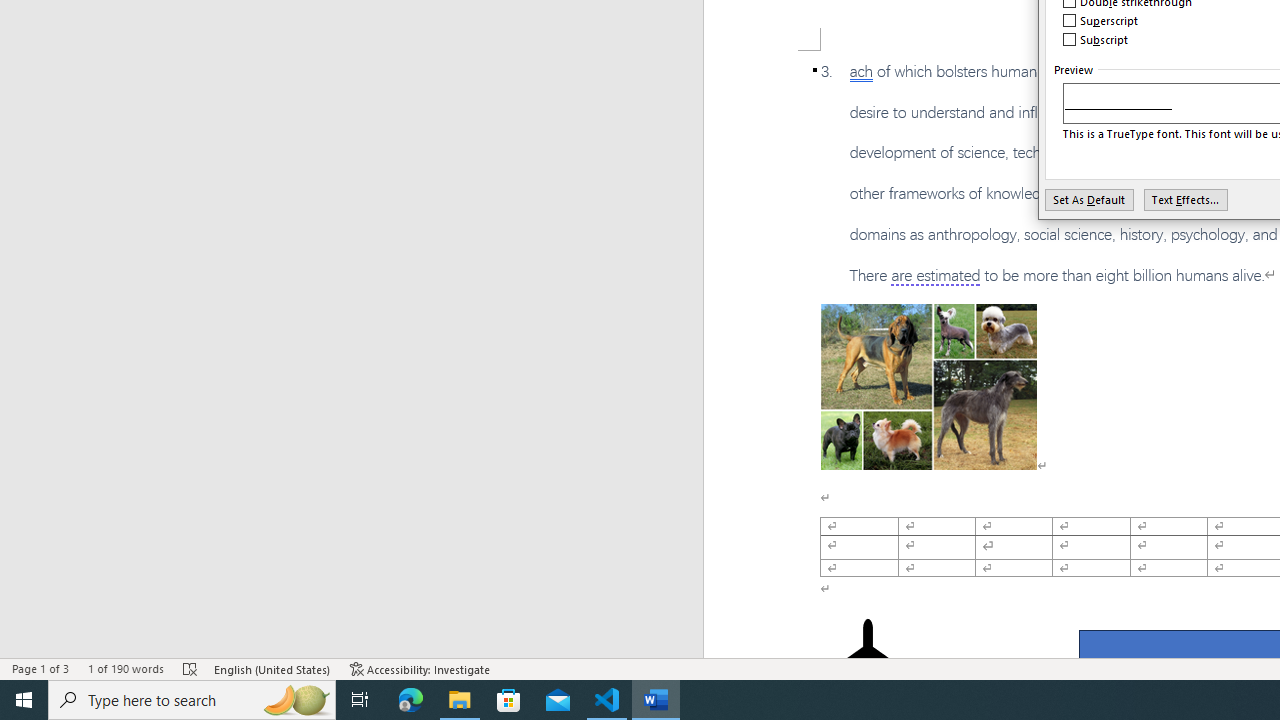 Image resolution: width=1280 pixels, height=720 pixels. What do you see at coordinates (606, 698) in the screenshot?
I see `'Visual Studio Code - 1 running window'` at bounding box center [606, 698].